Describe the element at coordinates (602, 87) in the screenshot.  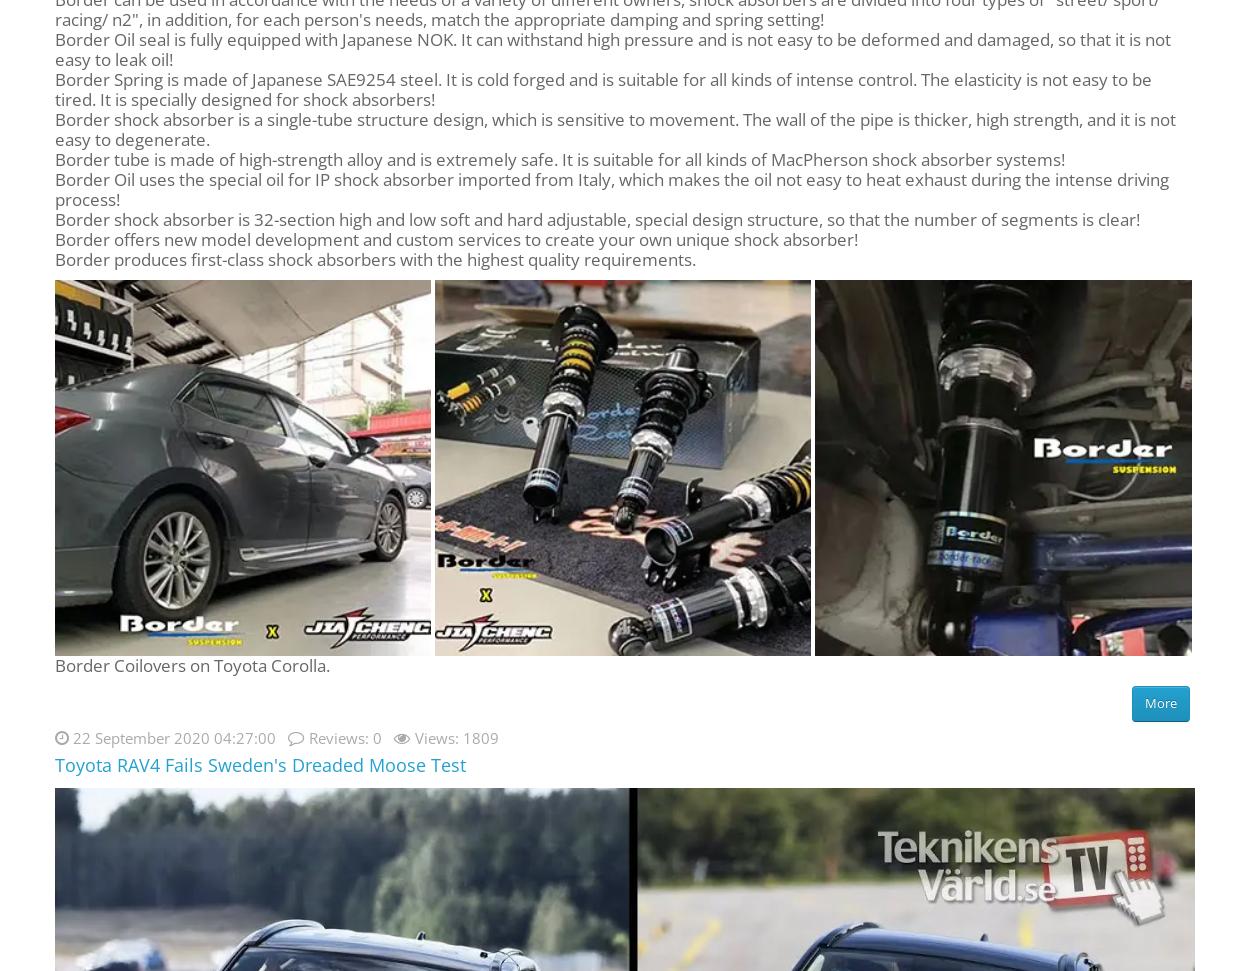
I see `'Border Spring is made of Japanese SAE9254 steel. It is cold forged and is suitable for all kinds of intense control. The elasticity is not easy to be tired. It is specially designed for shock absorbers!'` at that location.